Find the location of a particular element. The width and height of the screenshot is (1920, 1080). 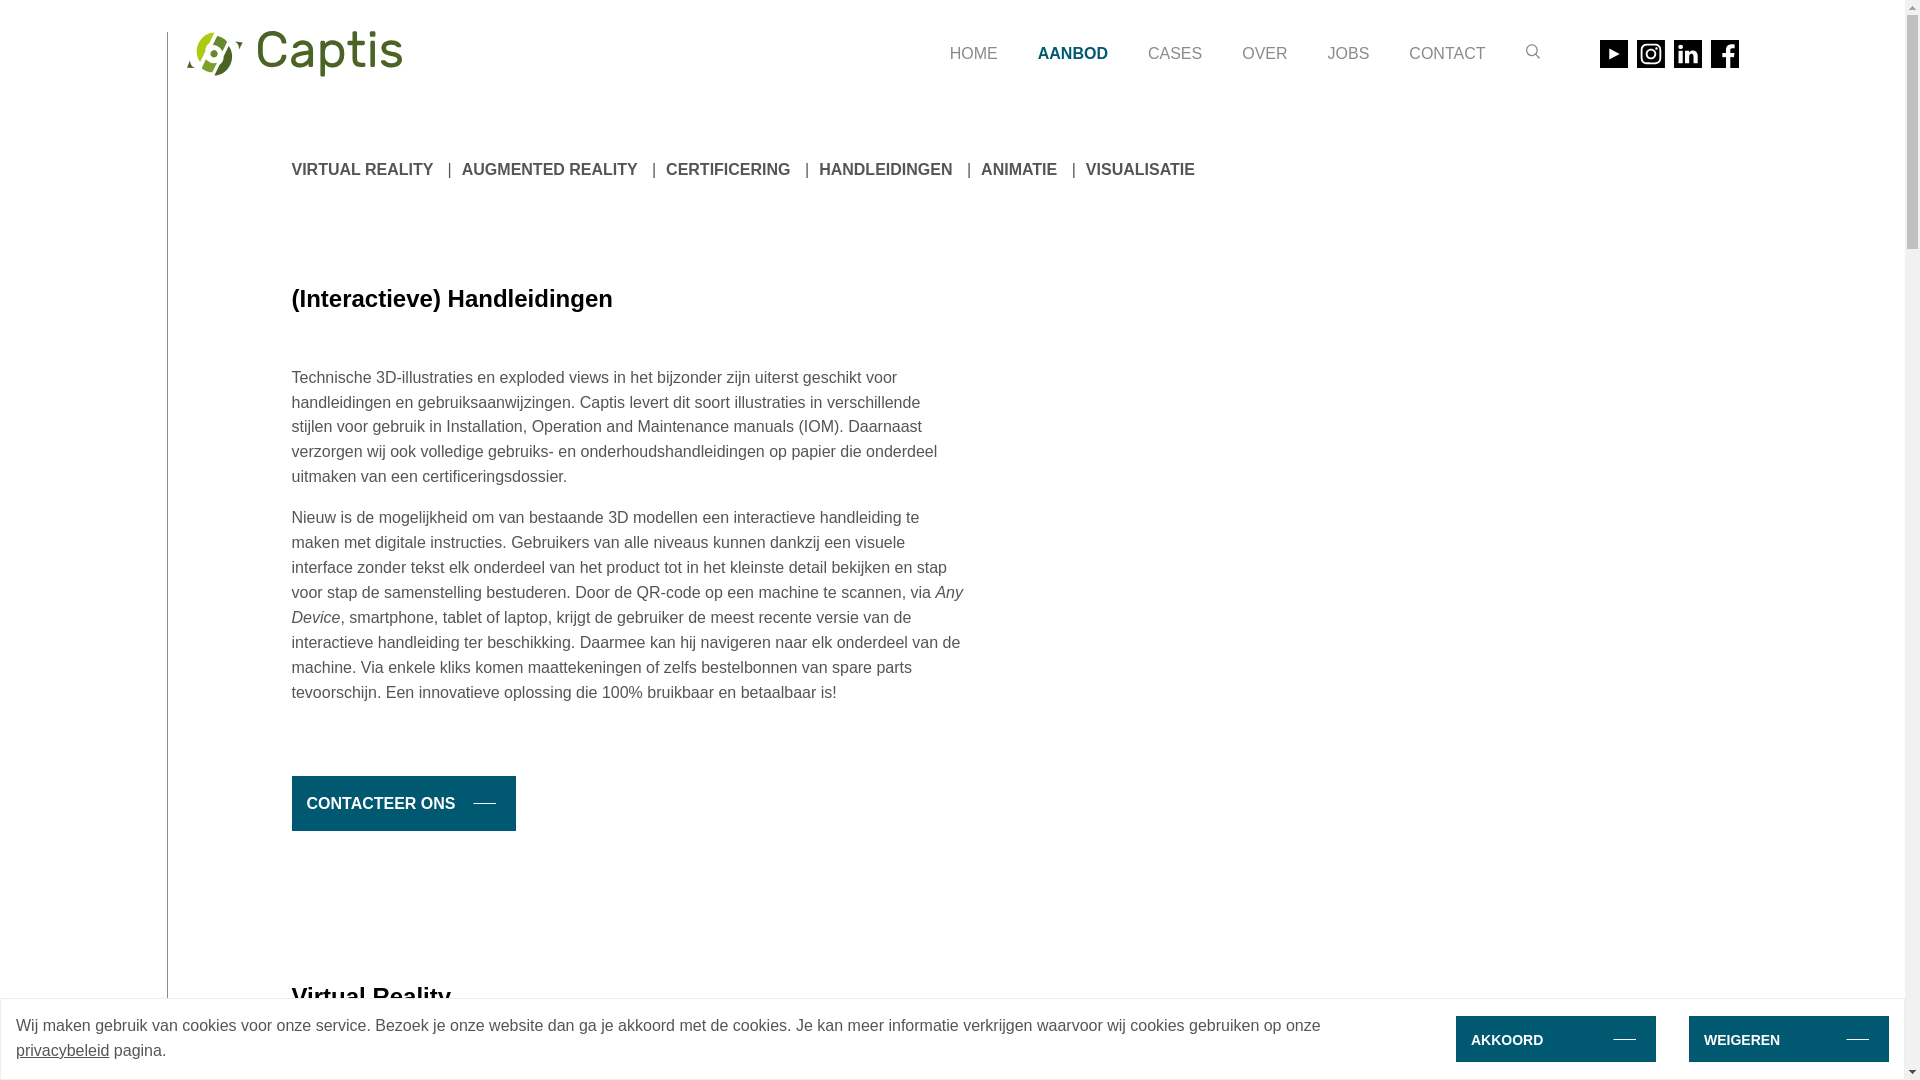

'VIRTUAL REALITY' is located at coordinates (363, 168).